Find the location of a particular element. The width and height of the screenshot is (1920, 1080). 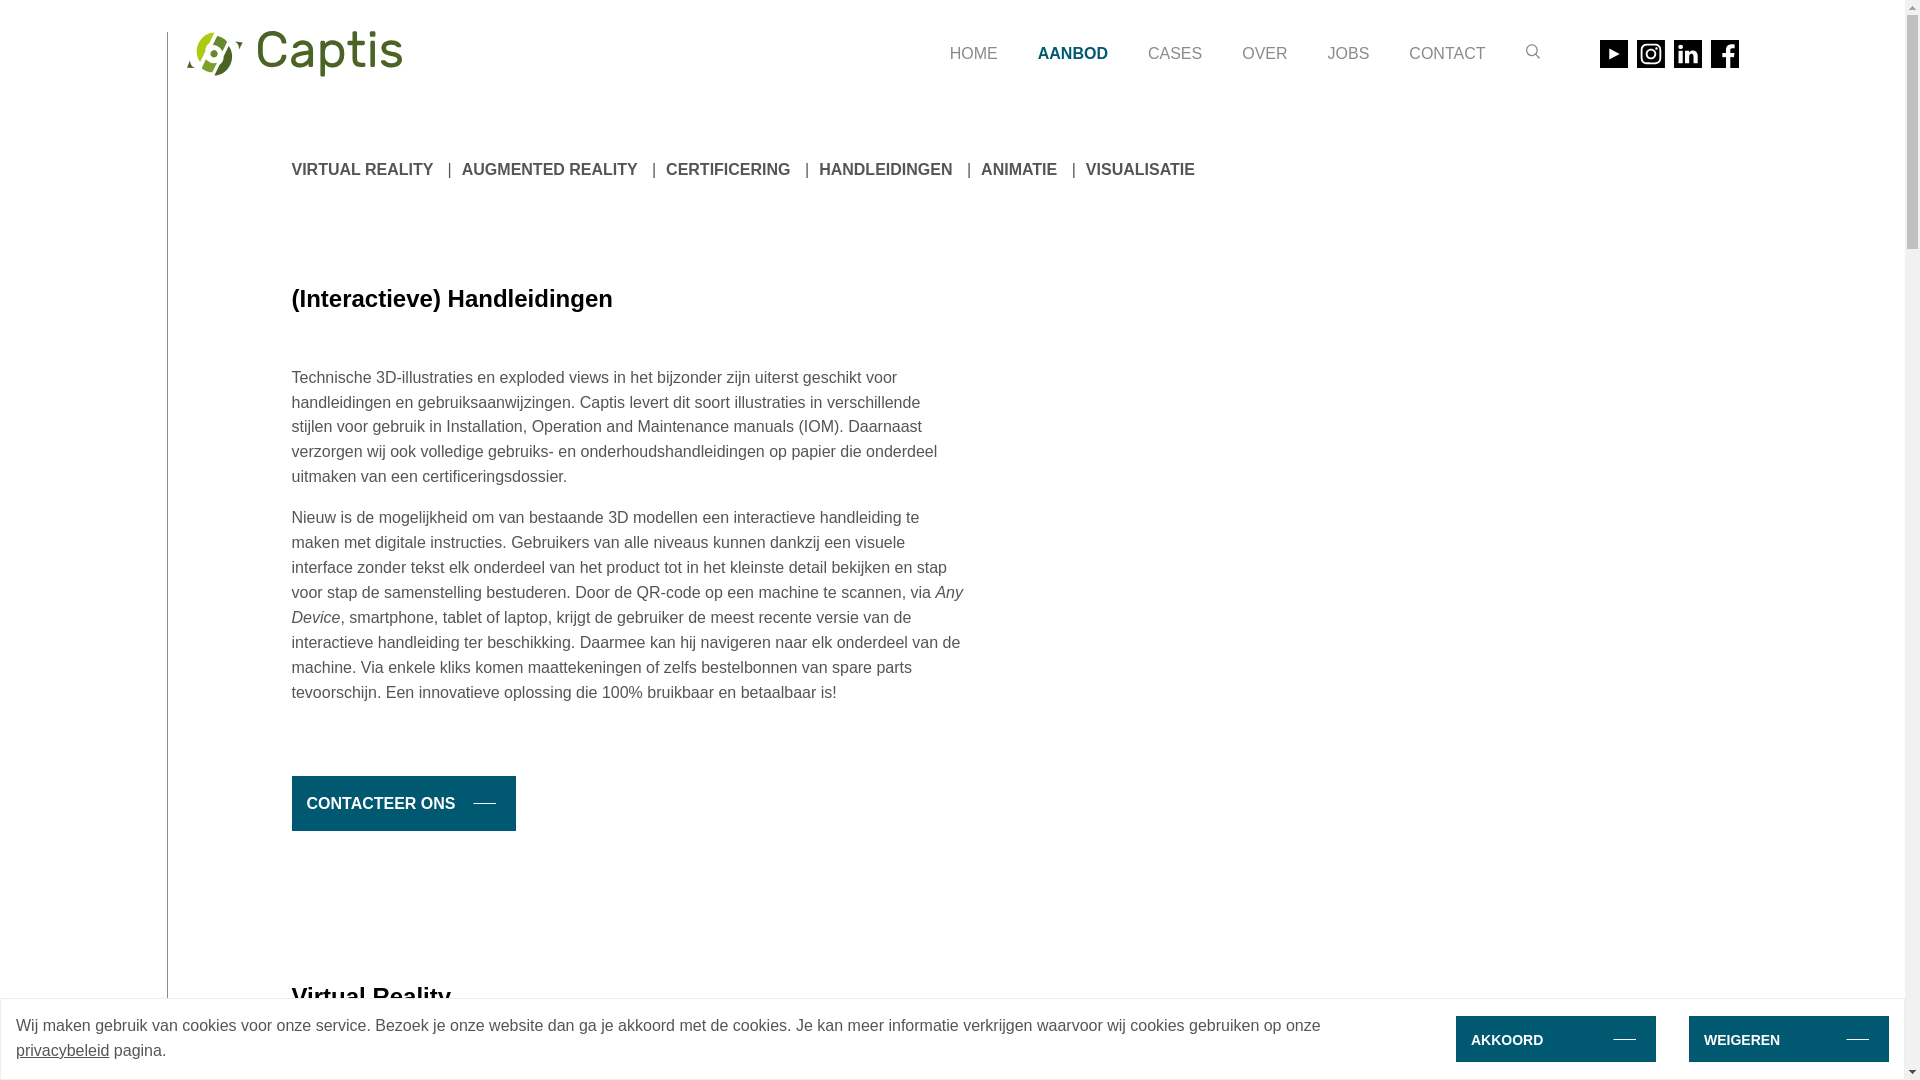

'VIRTUAL REALITY' is located at coordinates (363, 168).